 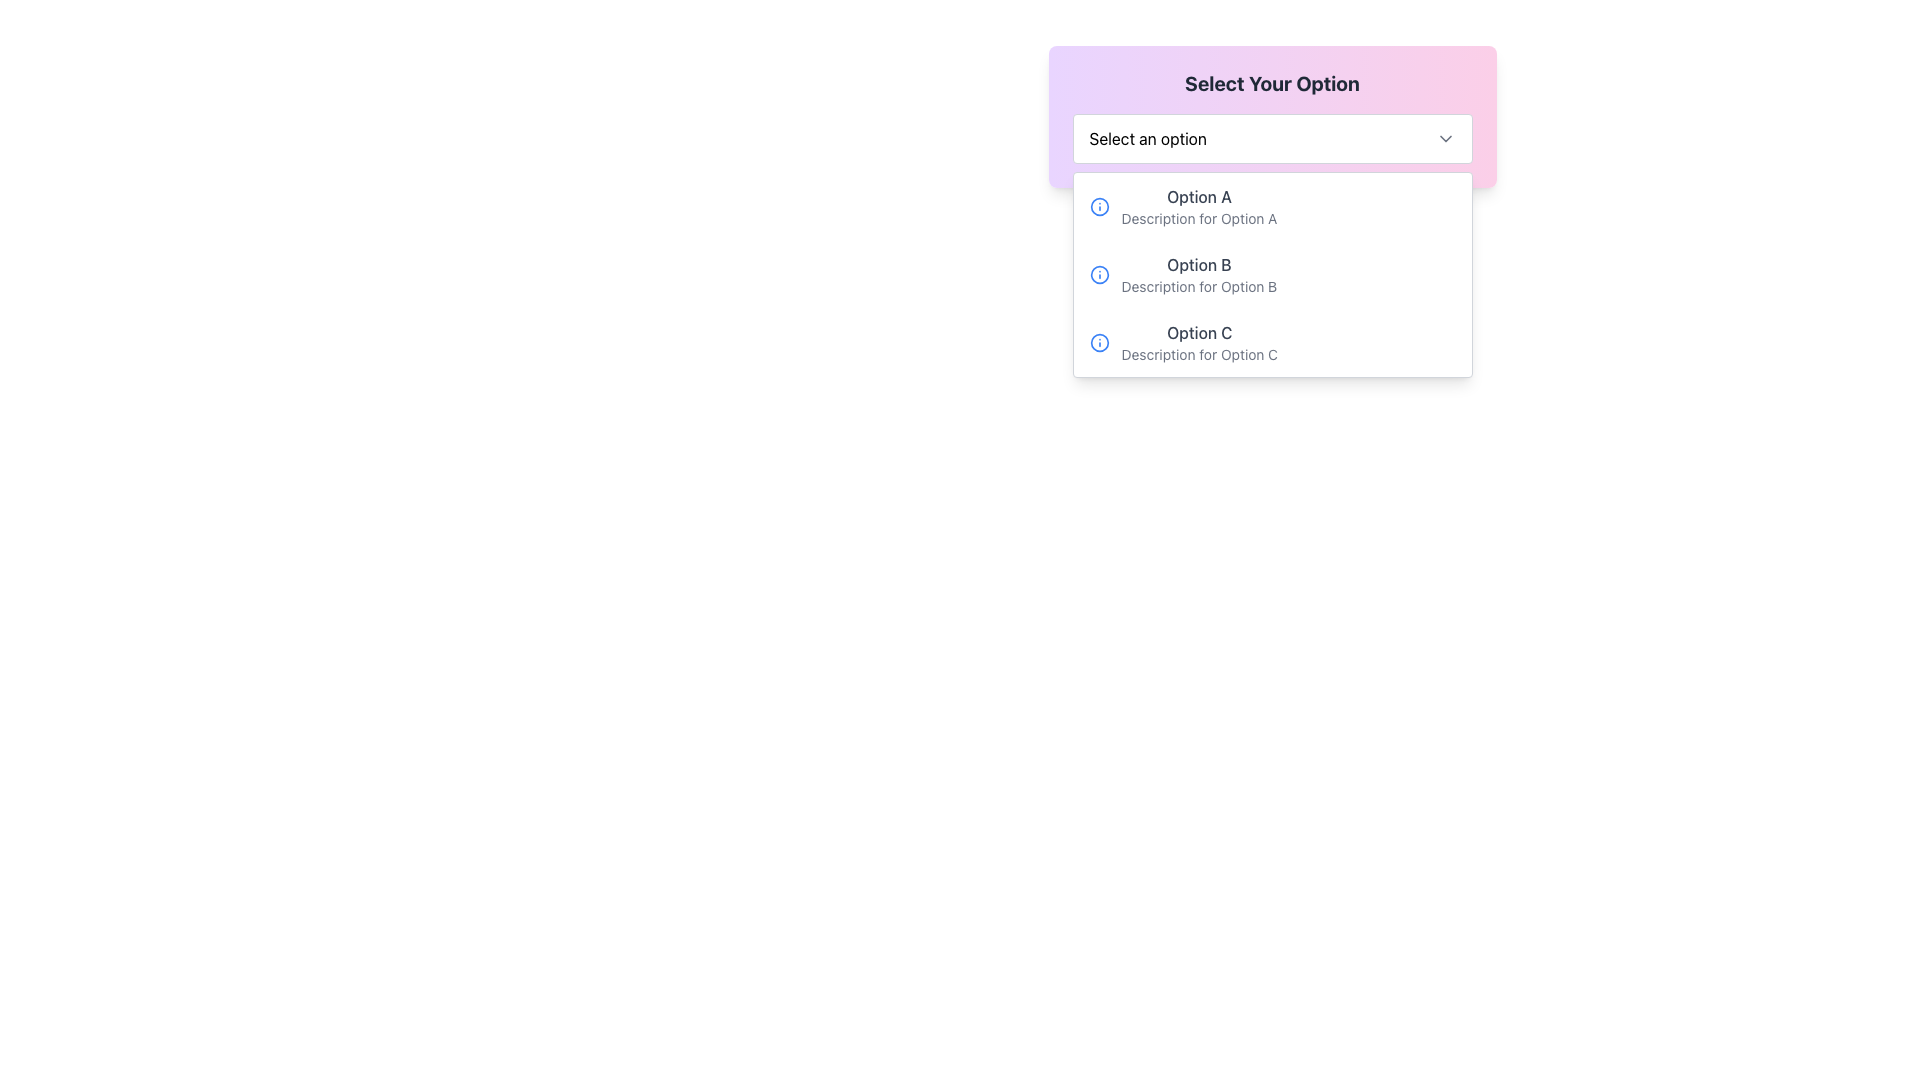 I want to click on the list item labeled 'Option C' with the description 'Description for Option C', which is the third option in a vertical dropdown menu, so click(x=1199, y=342).